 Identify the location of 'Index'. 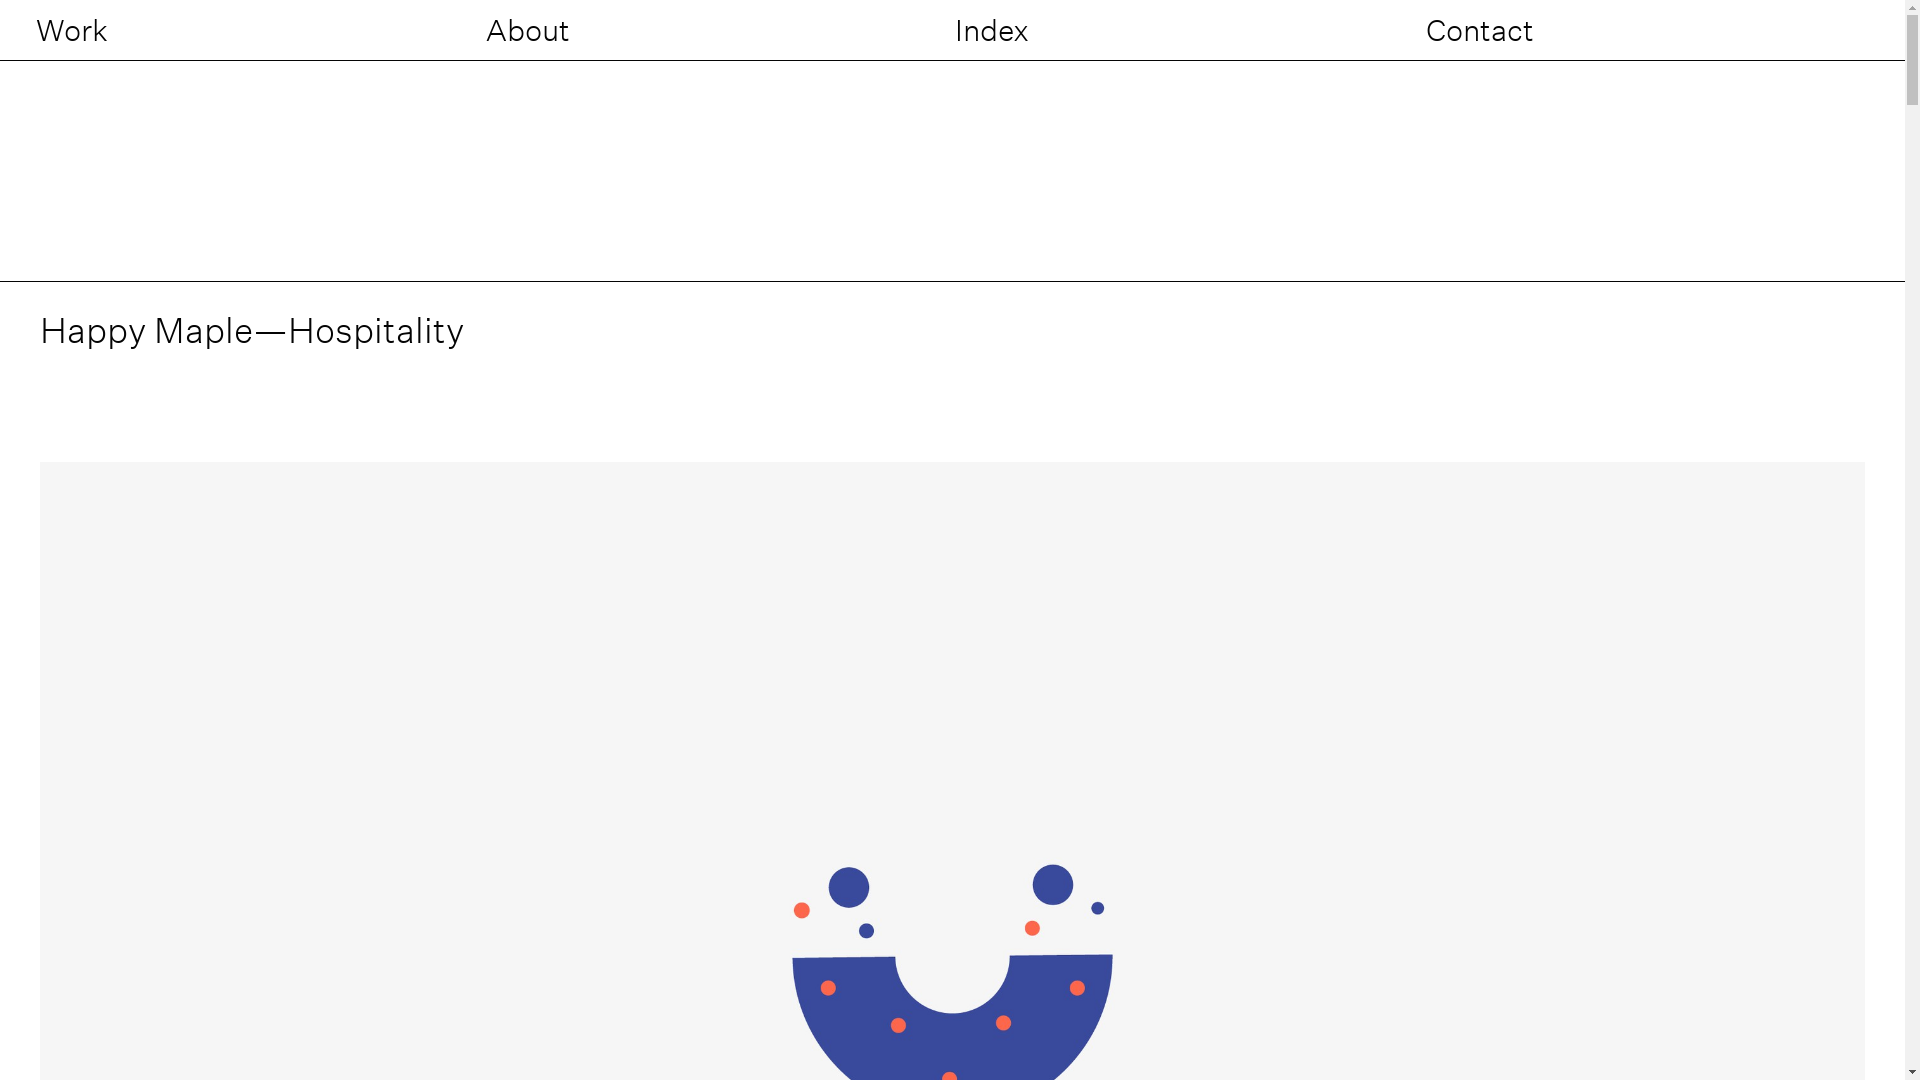
(992, 30).